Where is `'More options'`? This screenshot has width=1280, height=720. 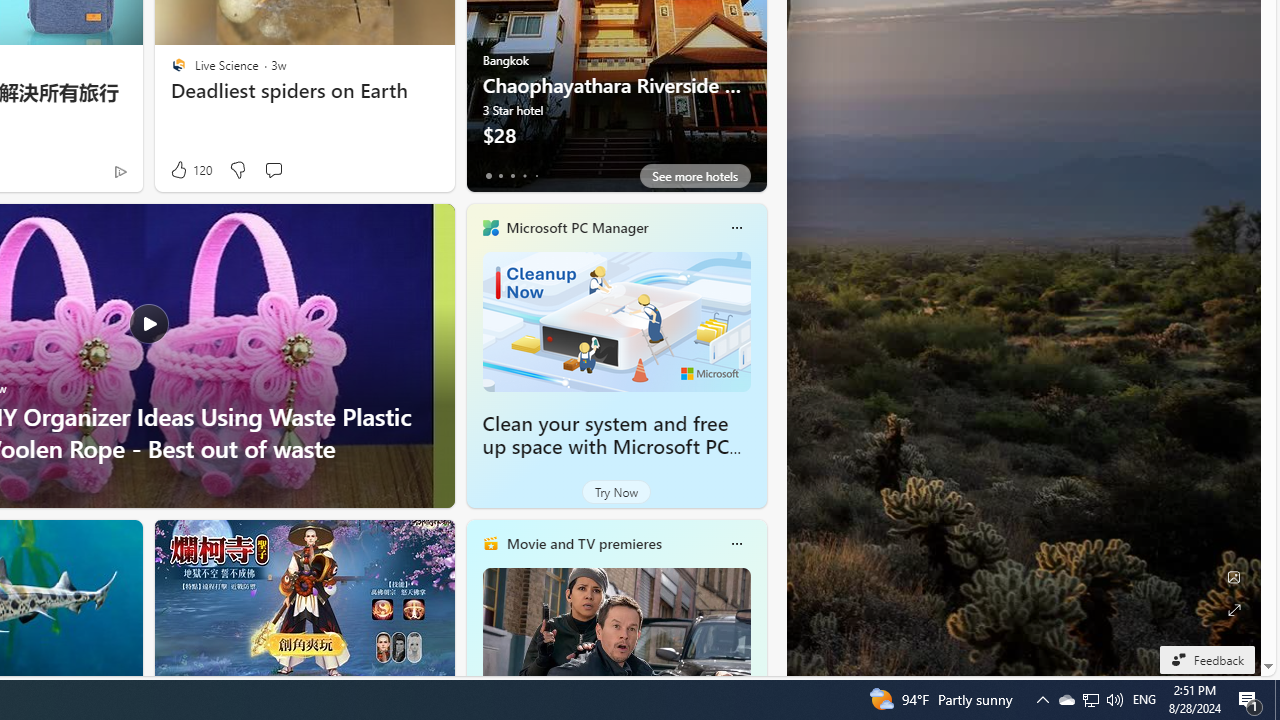 'More options' is located at coordinates (735, 543).